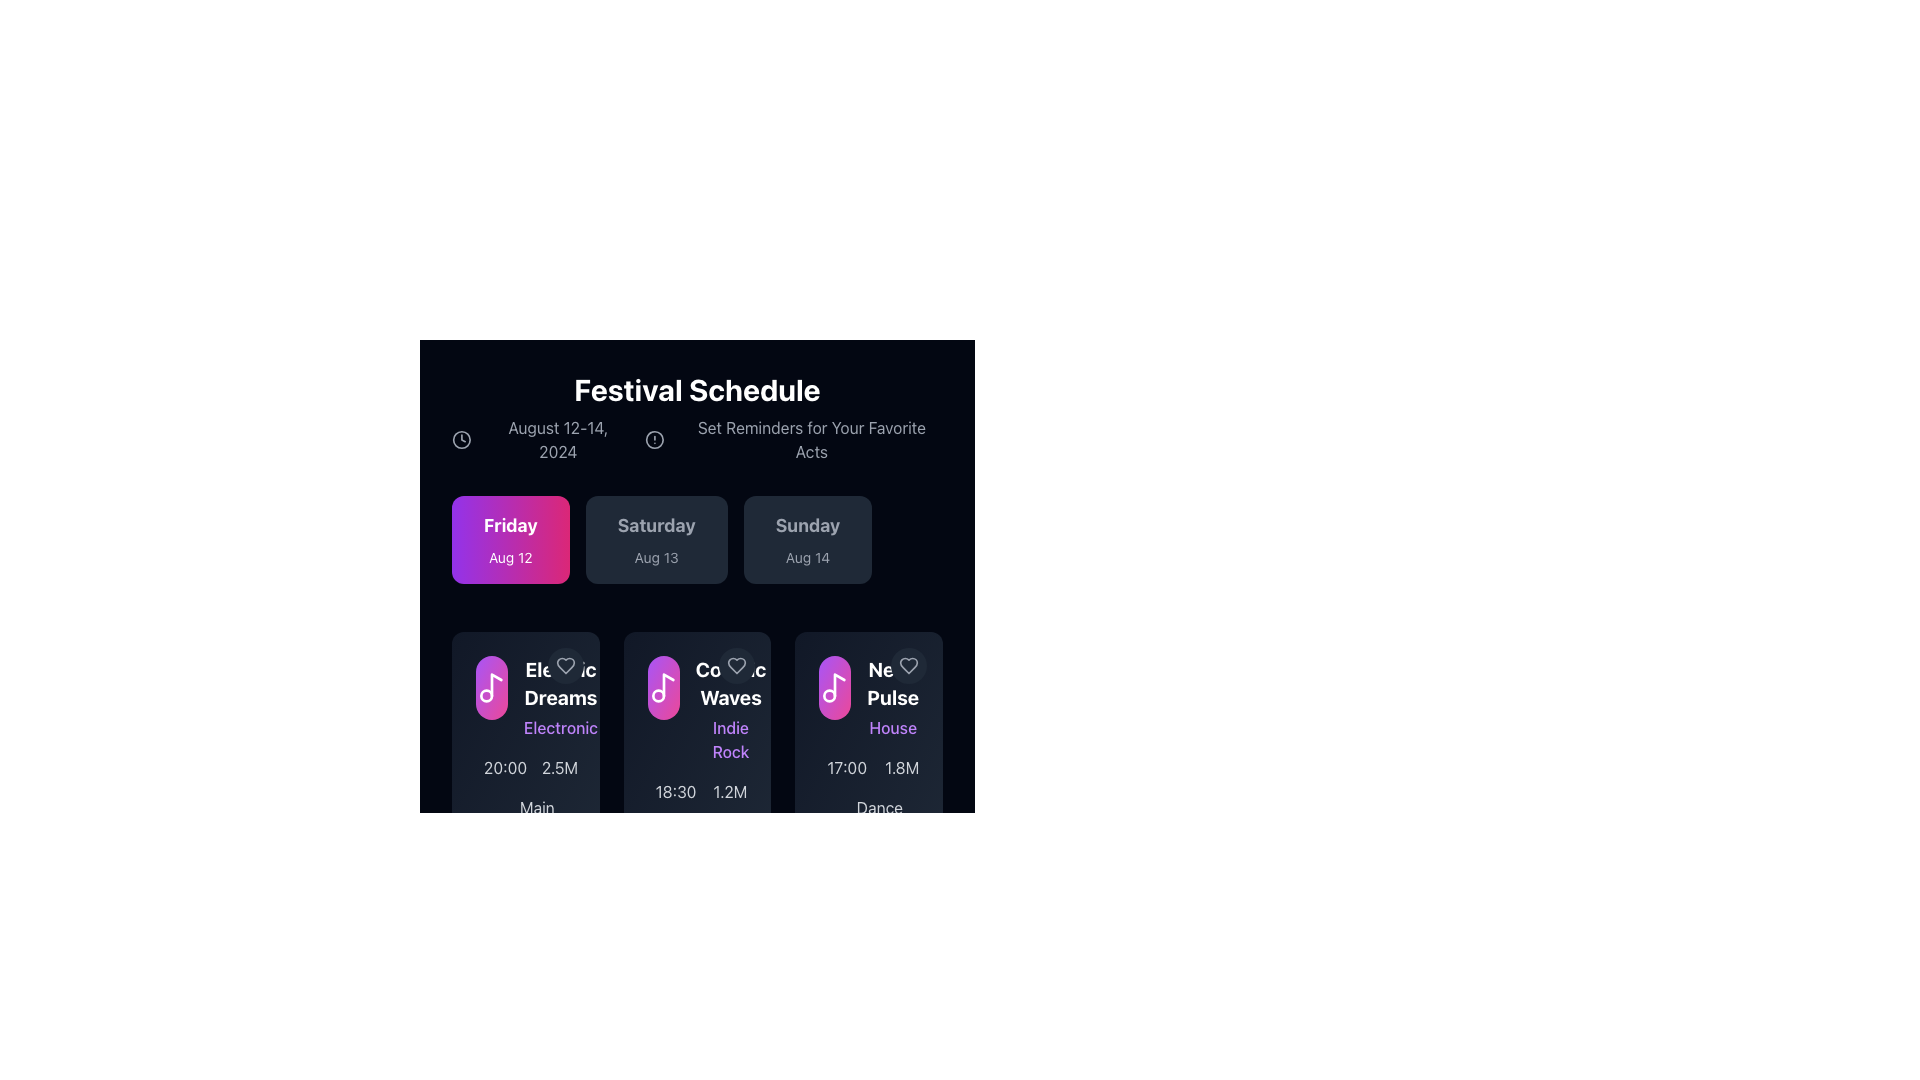 The width and height of the screenshot is (1920, 1080). What do you see at coordinates (697, 547) in the screenshot?
I see `the date card in the horizontal list that displays 'Saturday Aug 13'` at bounding box center [697, 547].